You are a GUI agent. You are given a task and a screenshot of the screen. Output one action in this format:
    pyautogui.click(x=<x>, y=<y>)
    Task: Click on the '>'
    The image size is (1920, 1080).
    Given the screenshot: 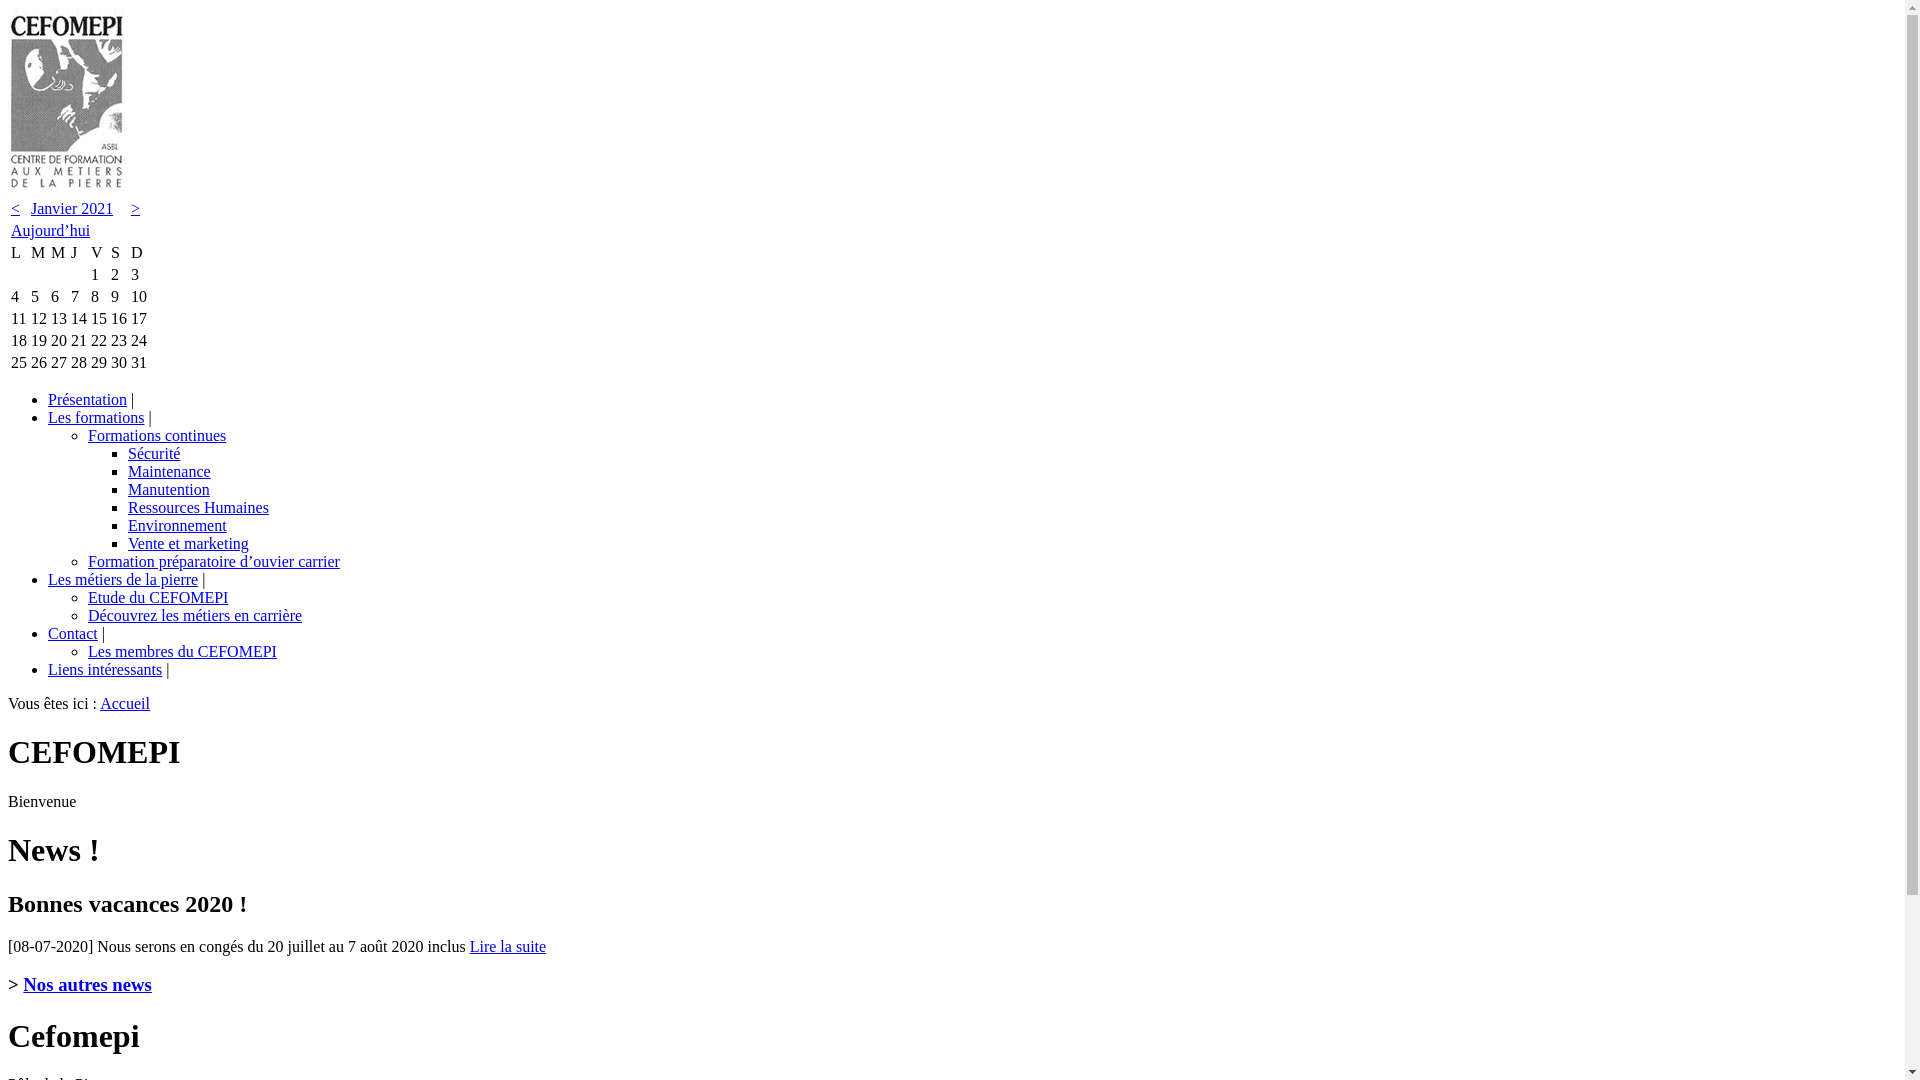 What is the action you would take?
    pyautogui.click(x=134, y=208)
    